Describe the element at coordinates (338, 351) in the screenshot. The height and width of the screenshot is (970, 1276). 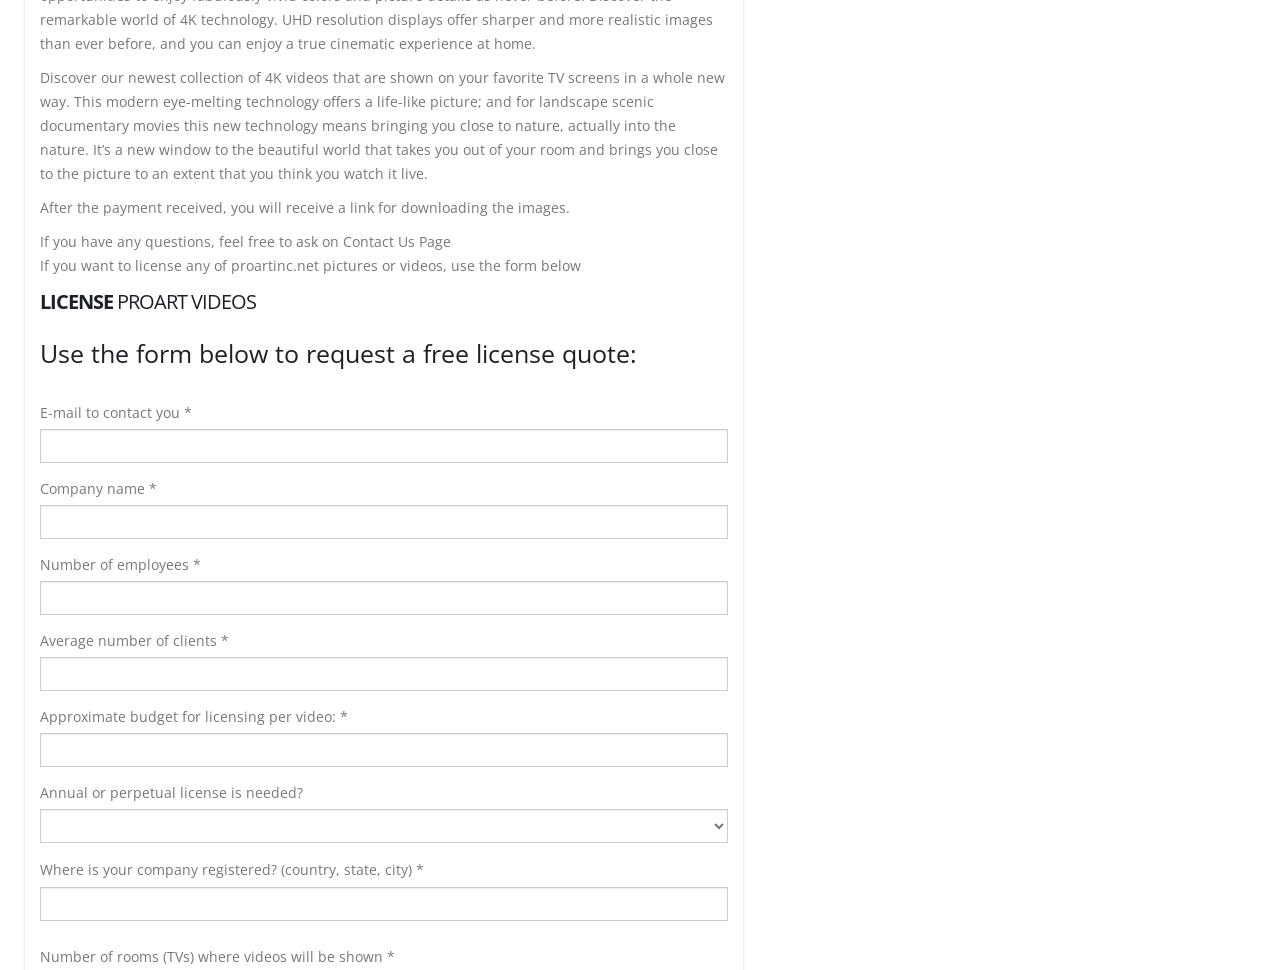
I see `'Use the form below to request a free license quote:'` at that location.